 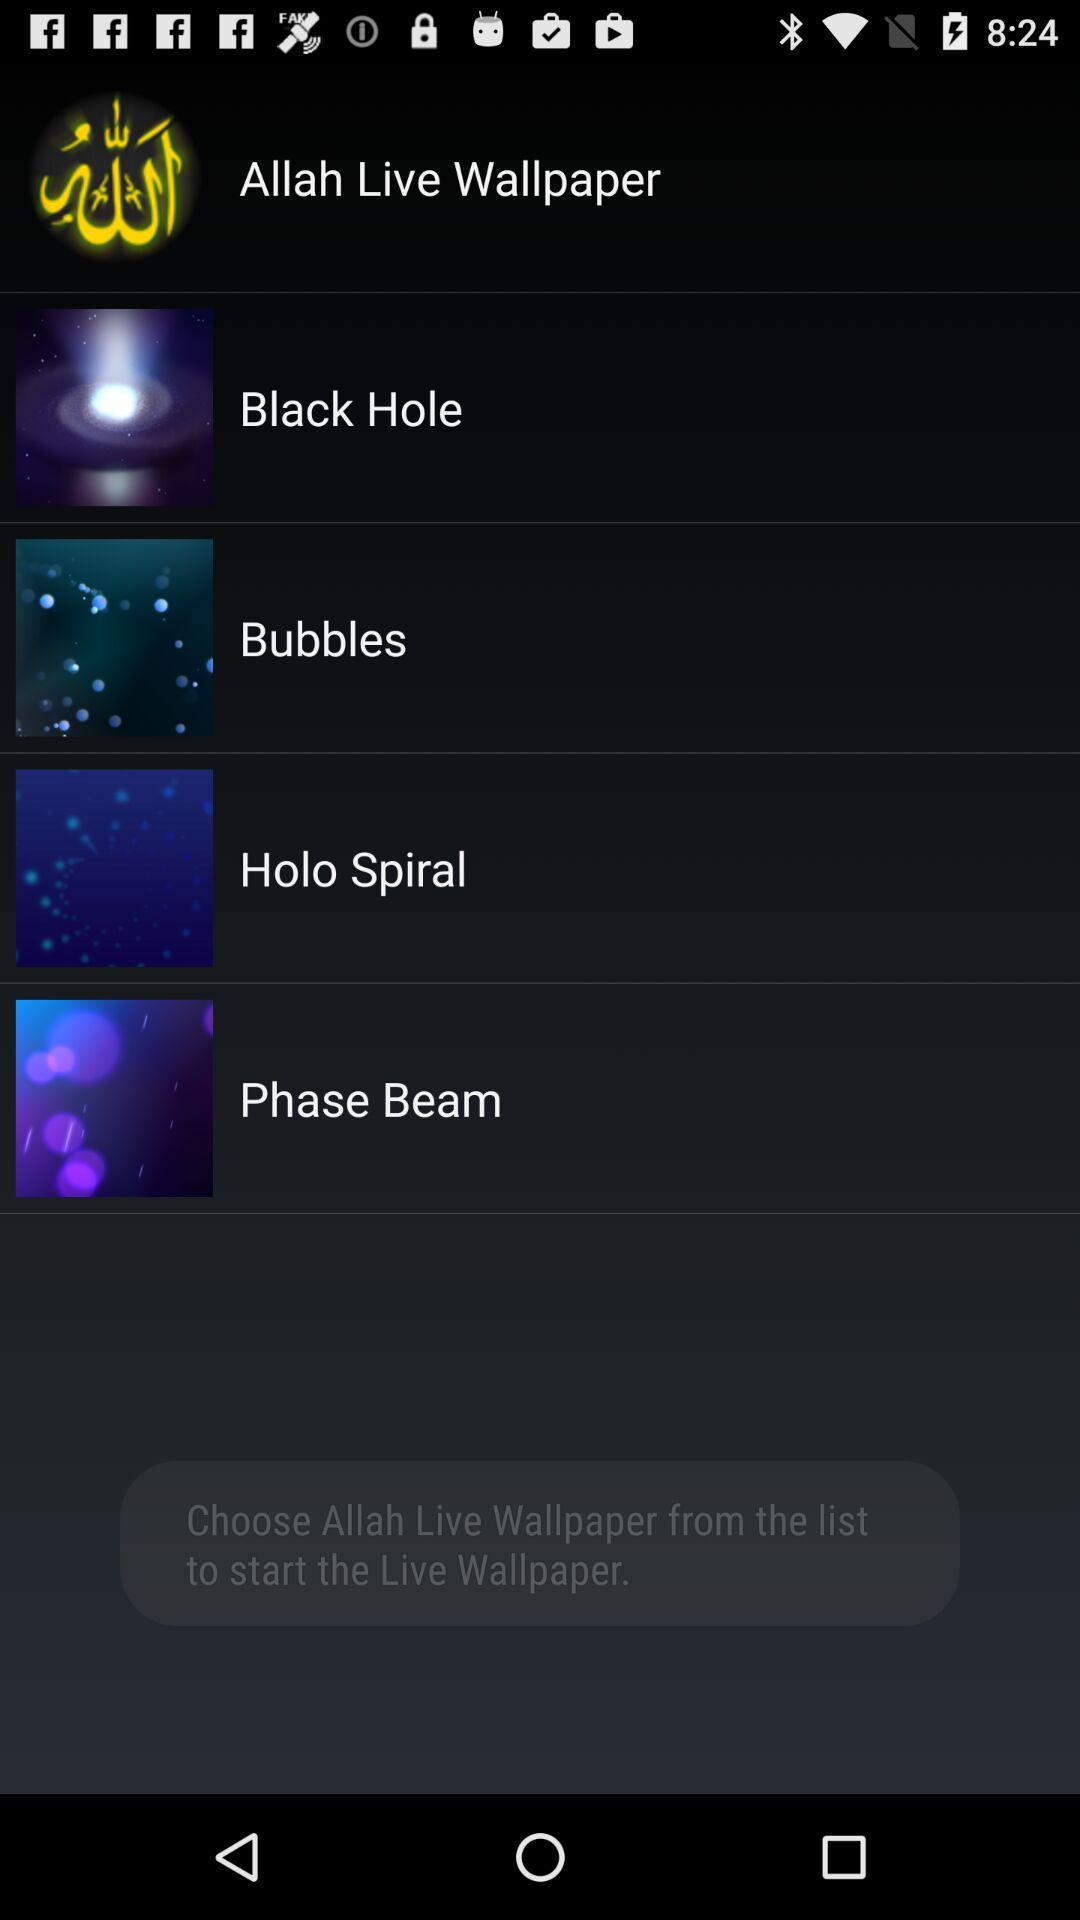 What do you see at coordinates (322, 636) in the screenshot?
I see `the bubbles app` at bounding box center [322, 636].